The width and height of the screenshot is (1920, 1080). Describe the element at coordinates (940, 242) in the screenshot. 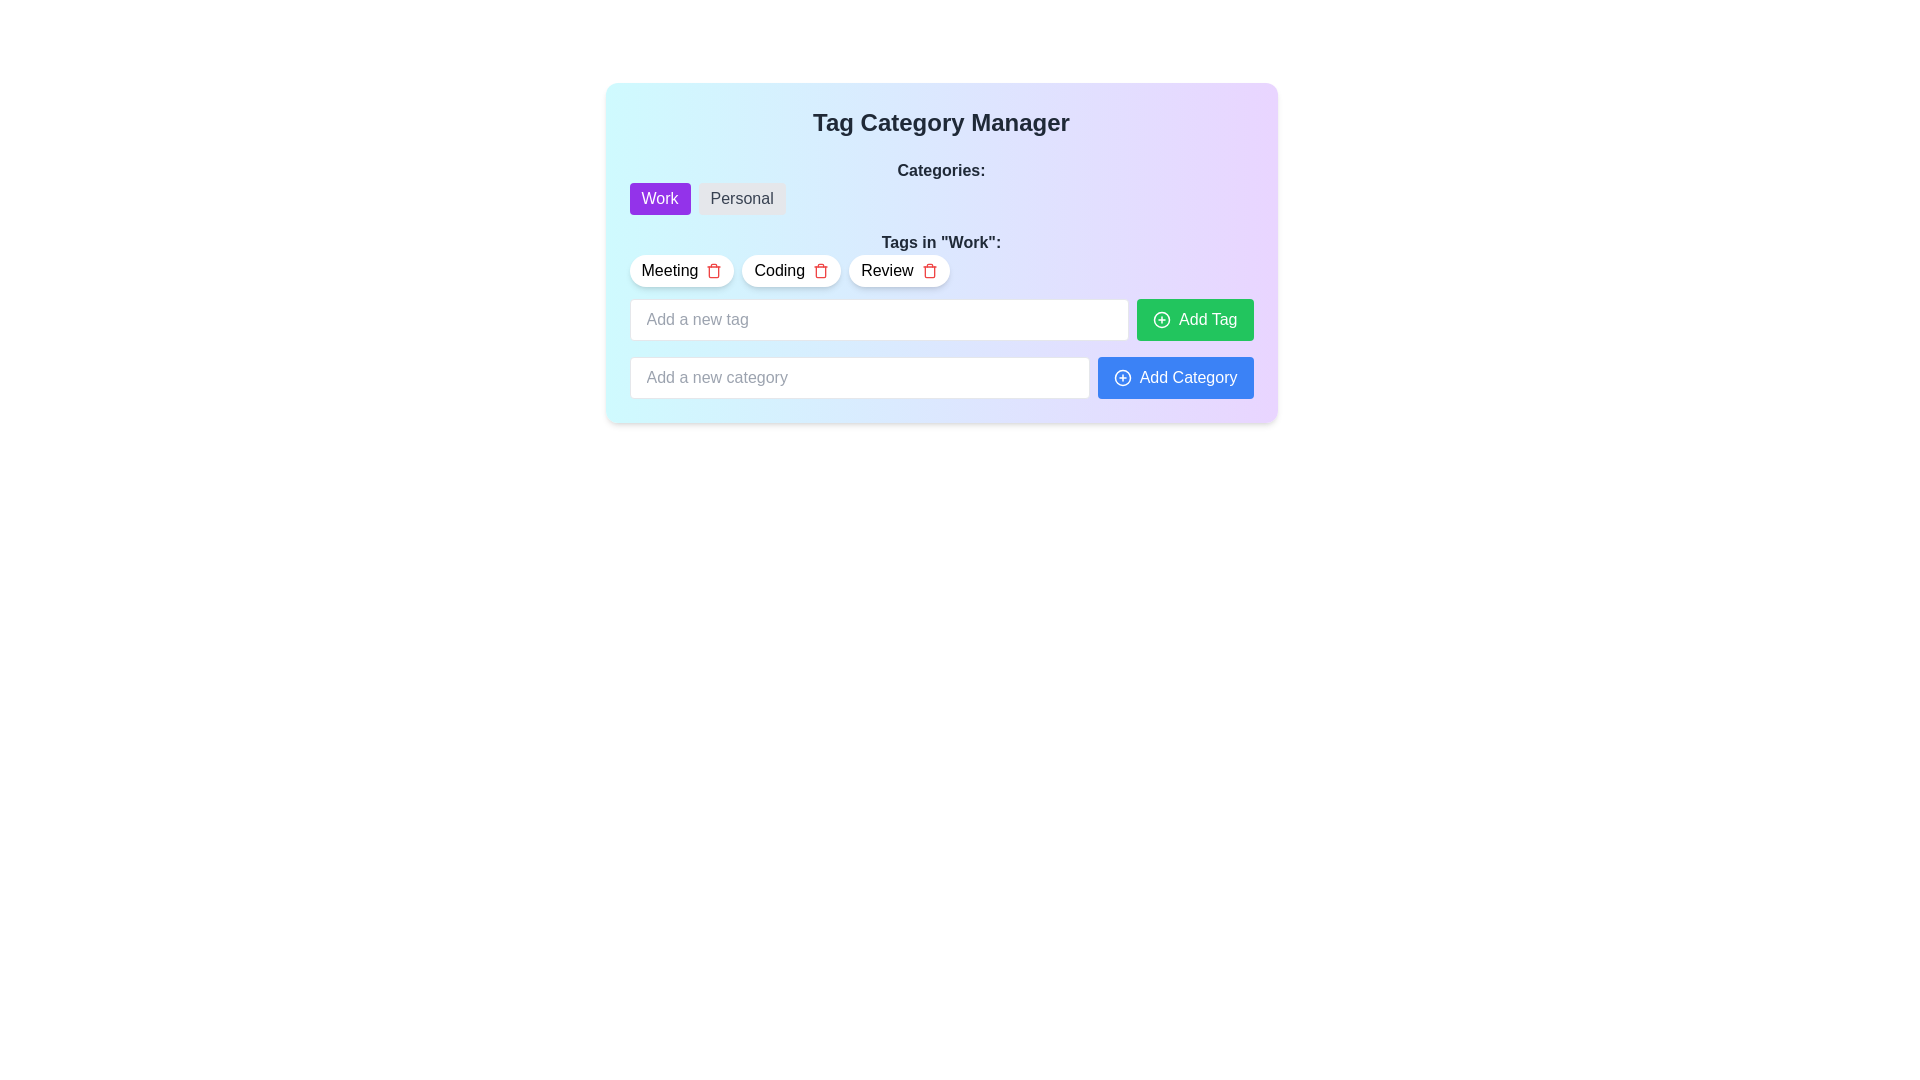

I see `text label 'Tags in "Work":' which is a bold dark gray heading above the tags section` at that location.